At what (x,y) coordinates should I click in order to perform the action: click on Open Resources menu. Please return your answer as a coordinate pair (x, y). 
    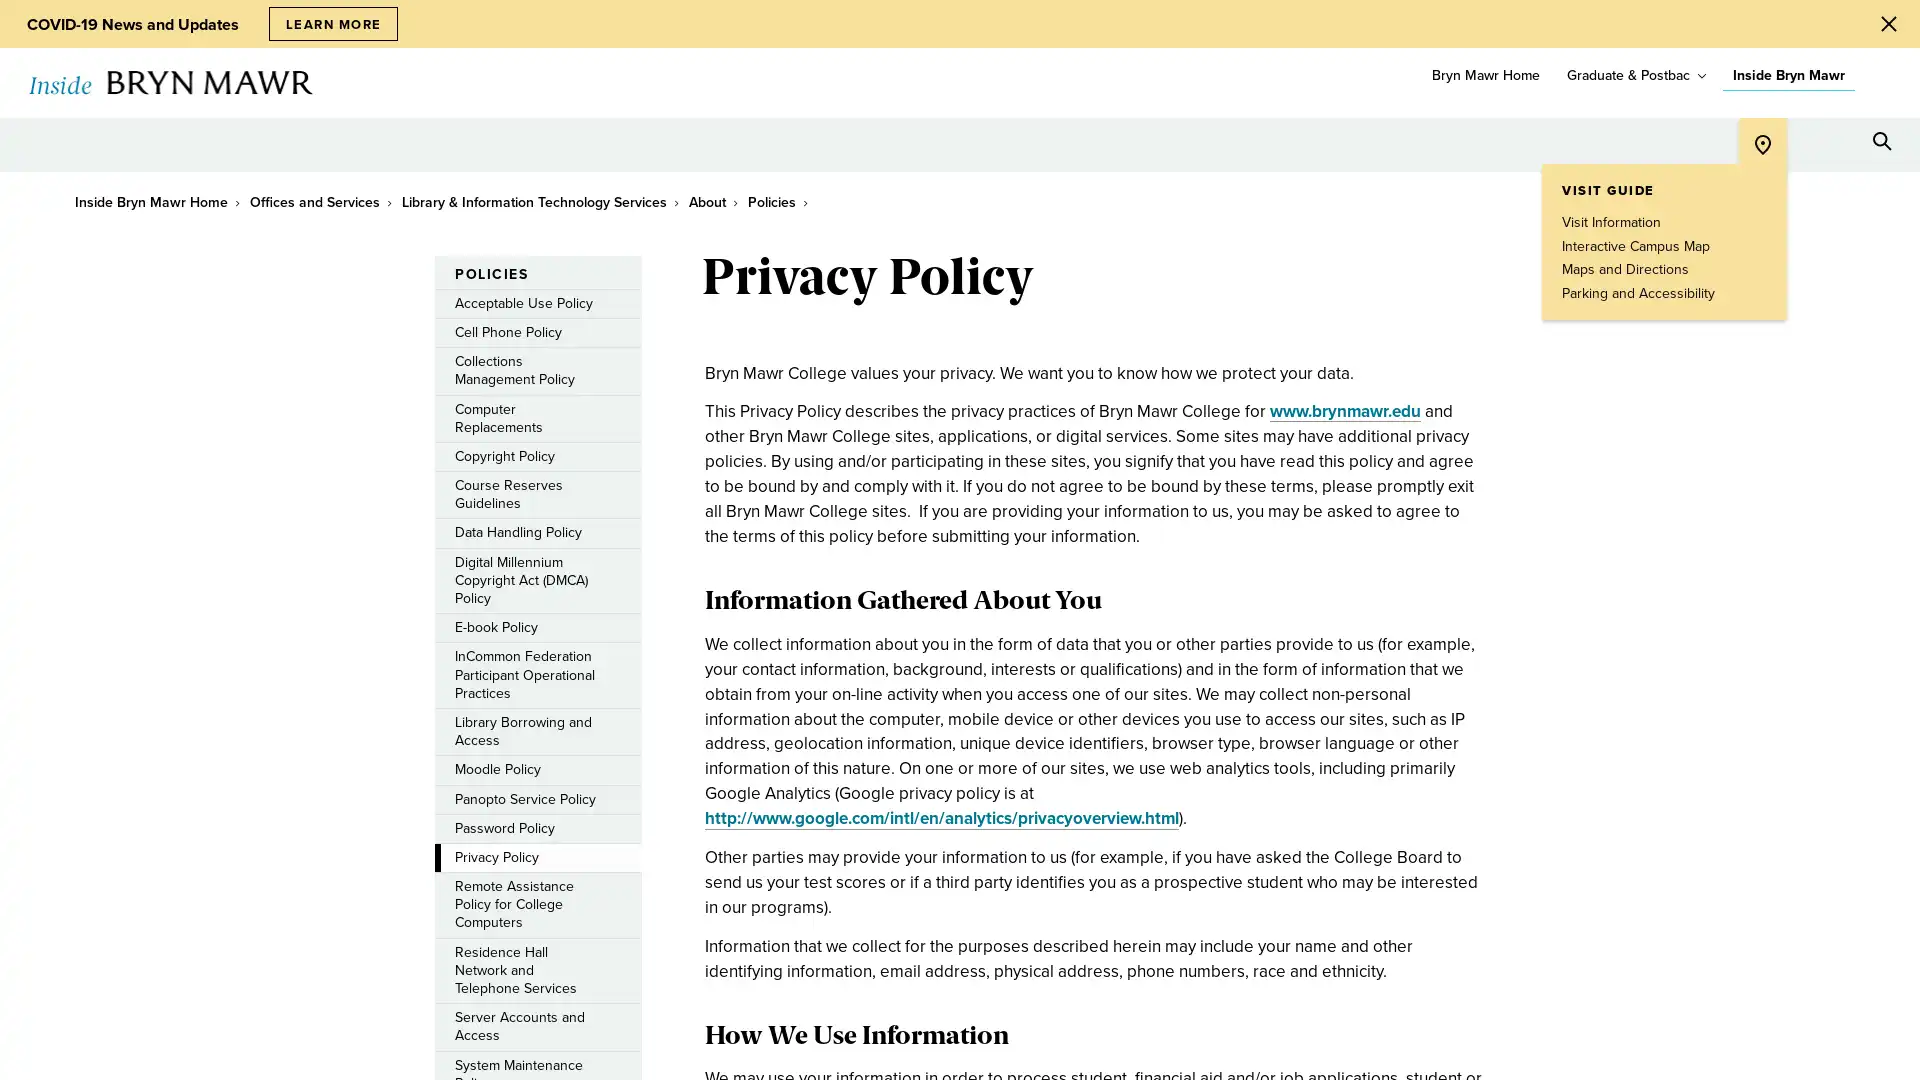
    Looking at the image, I should click on (1830, 139).